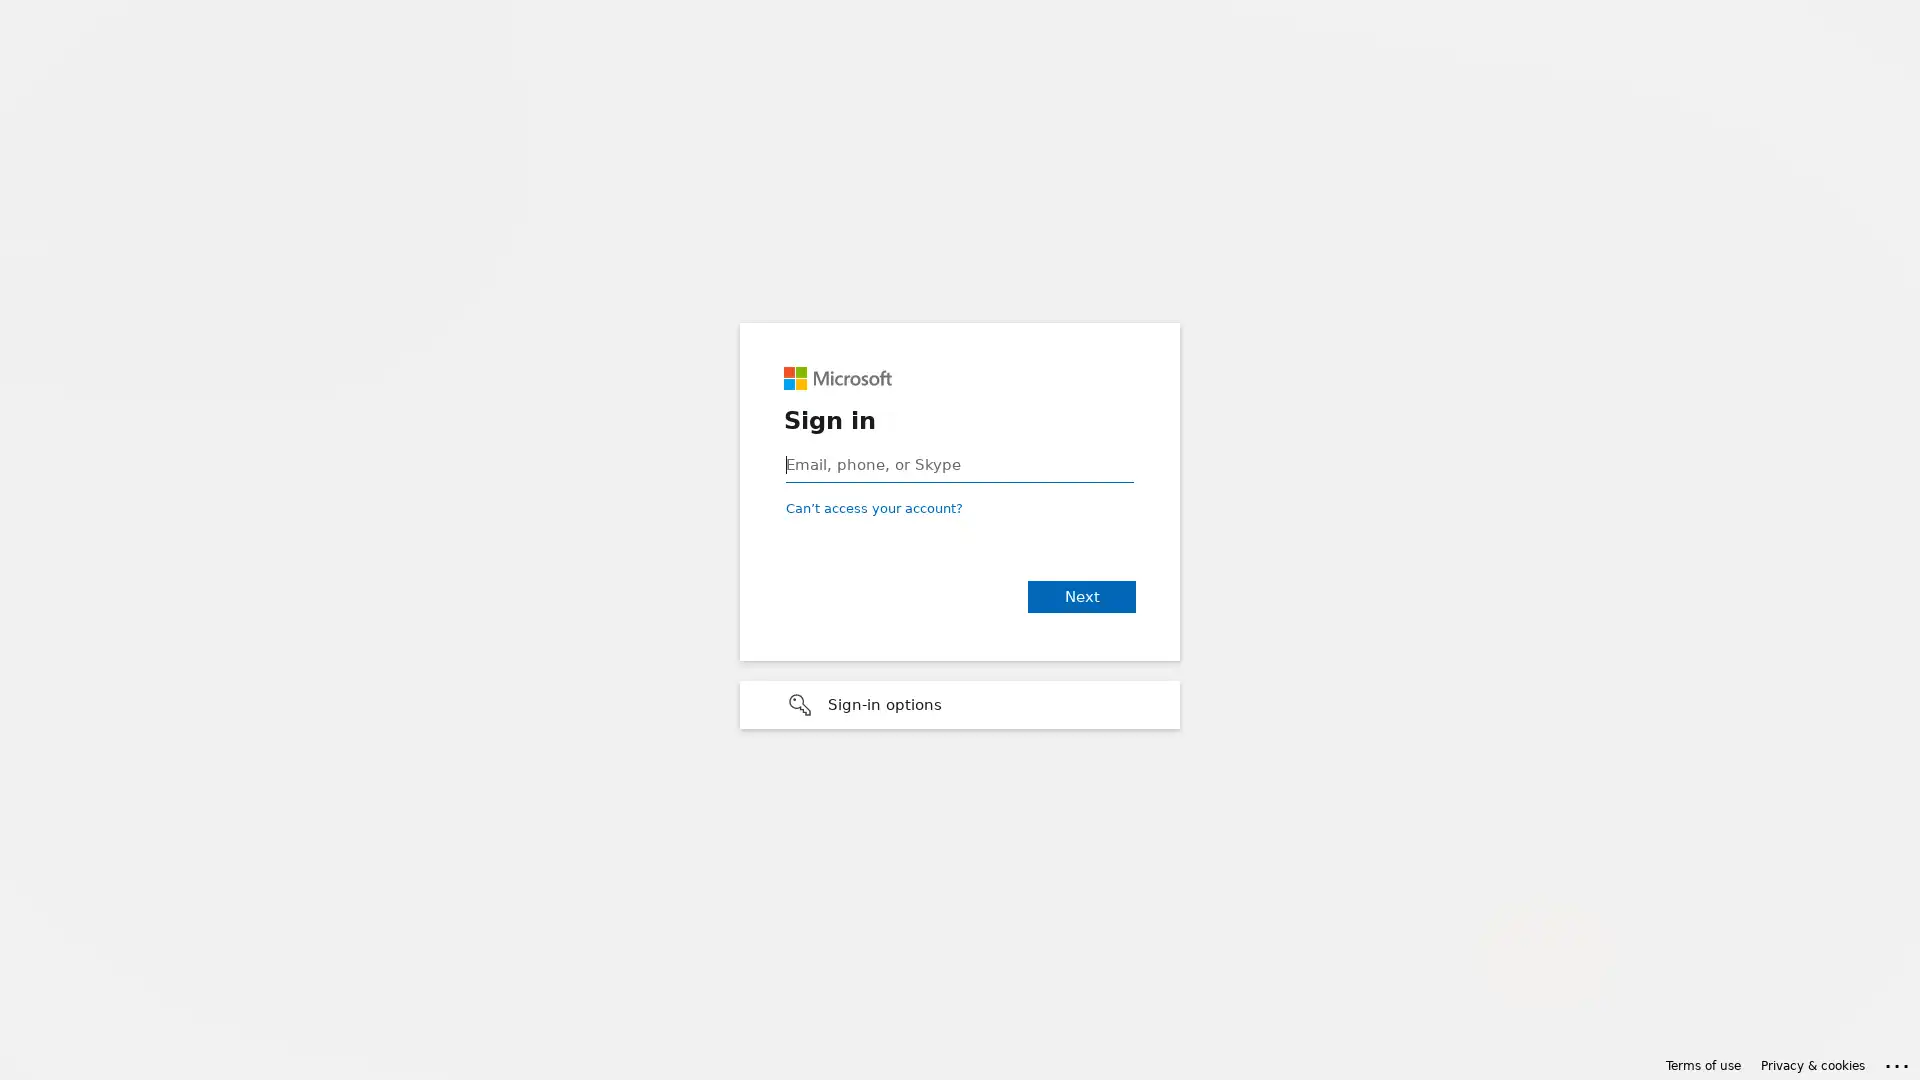  Describe the element at coordinates (1080, 596) in the screenshot. I see `Next` at that location.